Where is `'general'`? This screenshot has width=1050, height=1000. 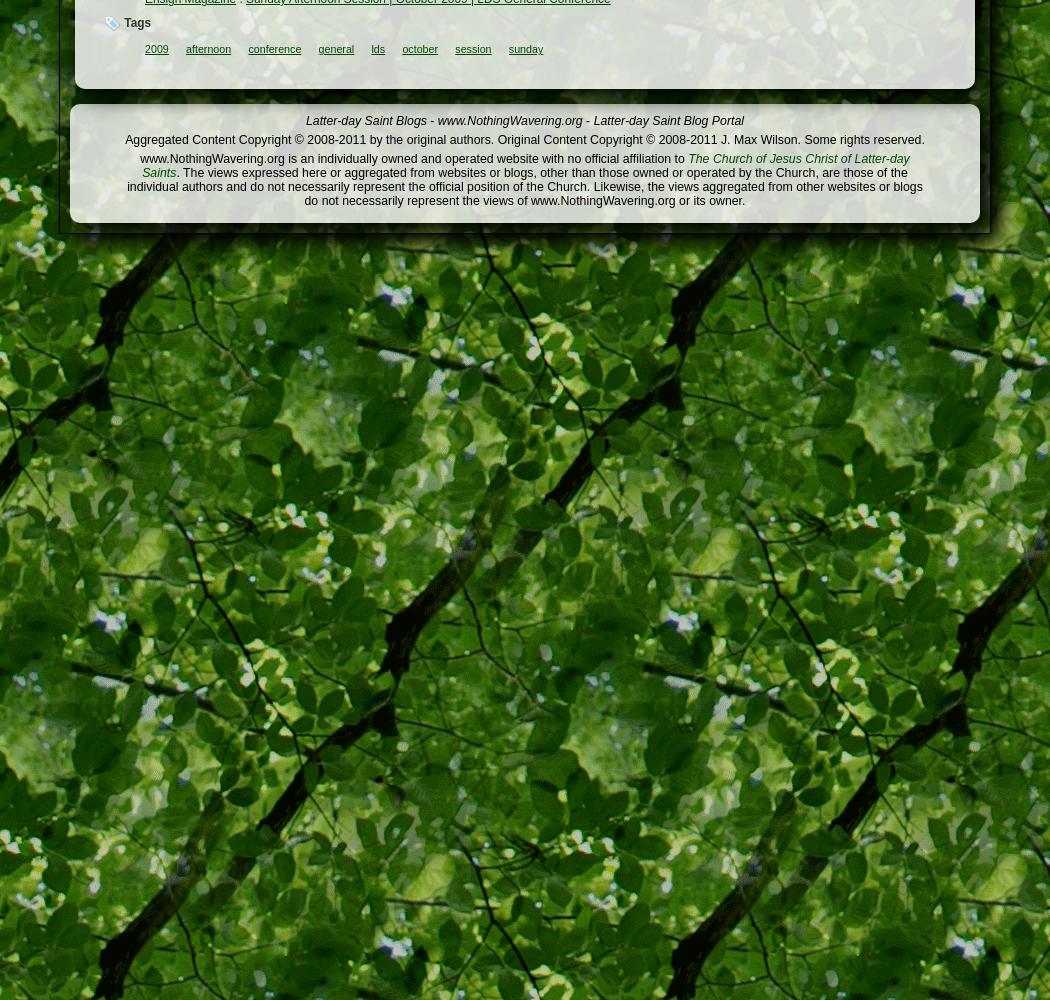 'general' is located at coordinates (336, 49).